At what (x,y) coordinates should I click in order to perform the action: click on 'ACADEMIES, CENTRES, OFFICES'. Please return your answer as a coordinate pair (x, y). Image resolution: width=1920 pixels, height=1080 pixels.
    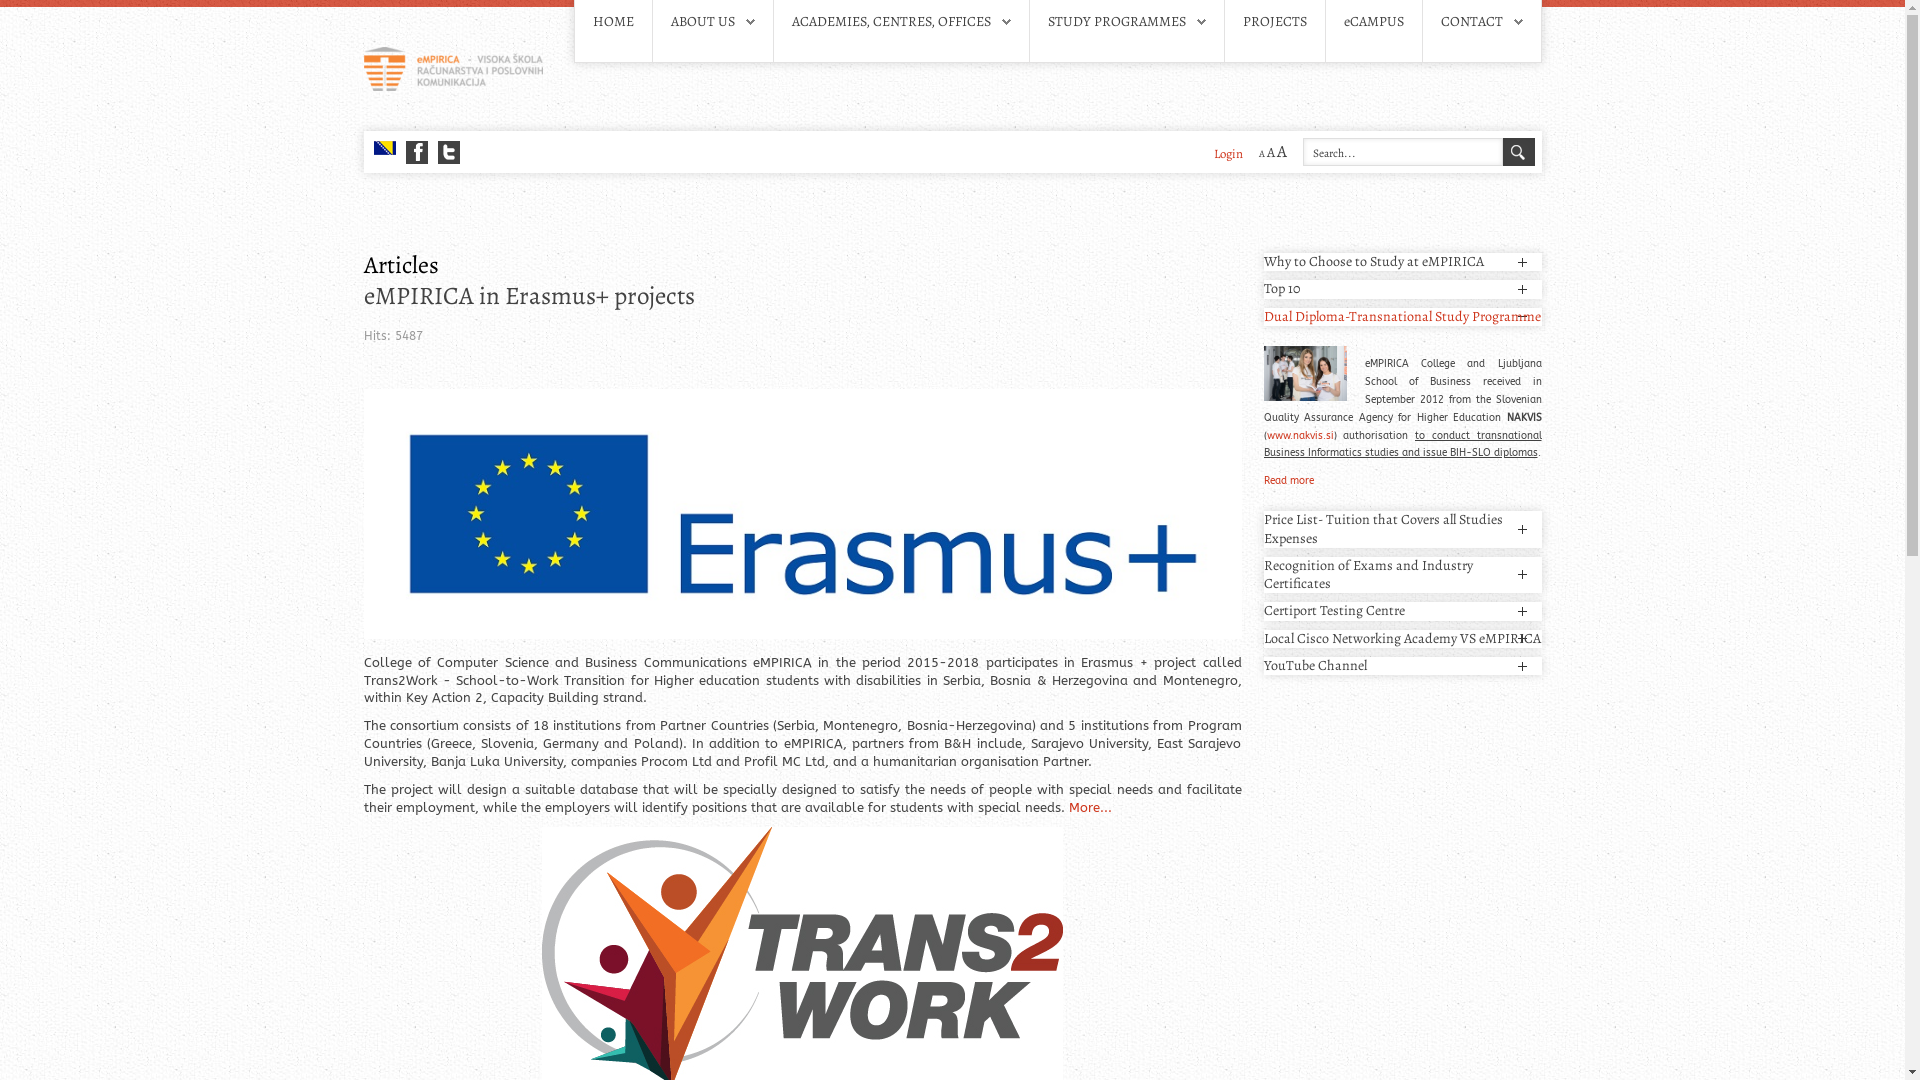
    Looking at the image, I should click on (890, 21).